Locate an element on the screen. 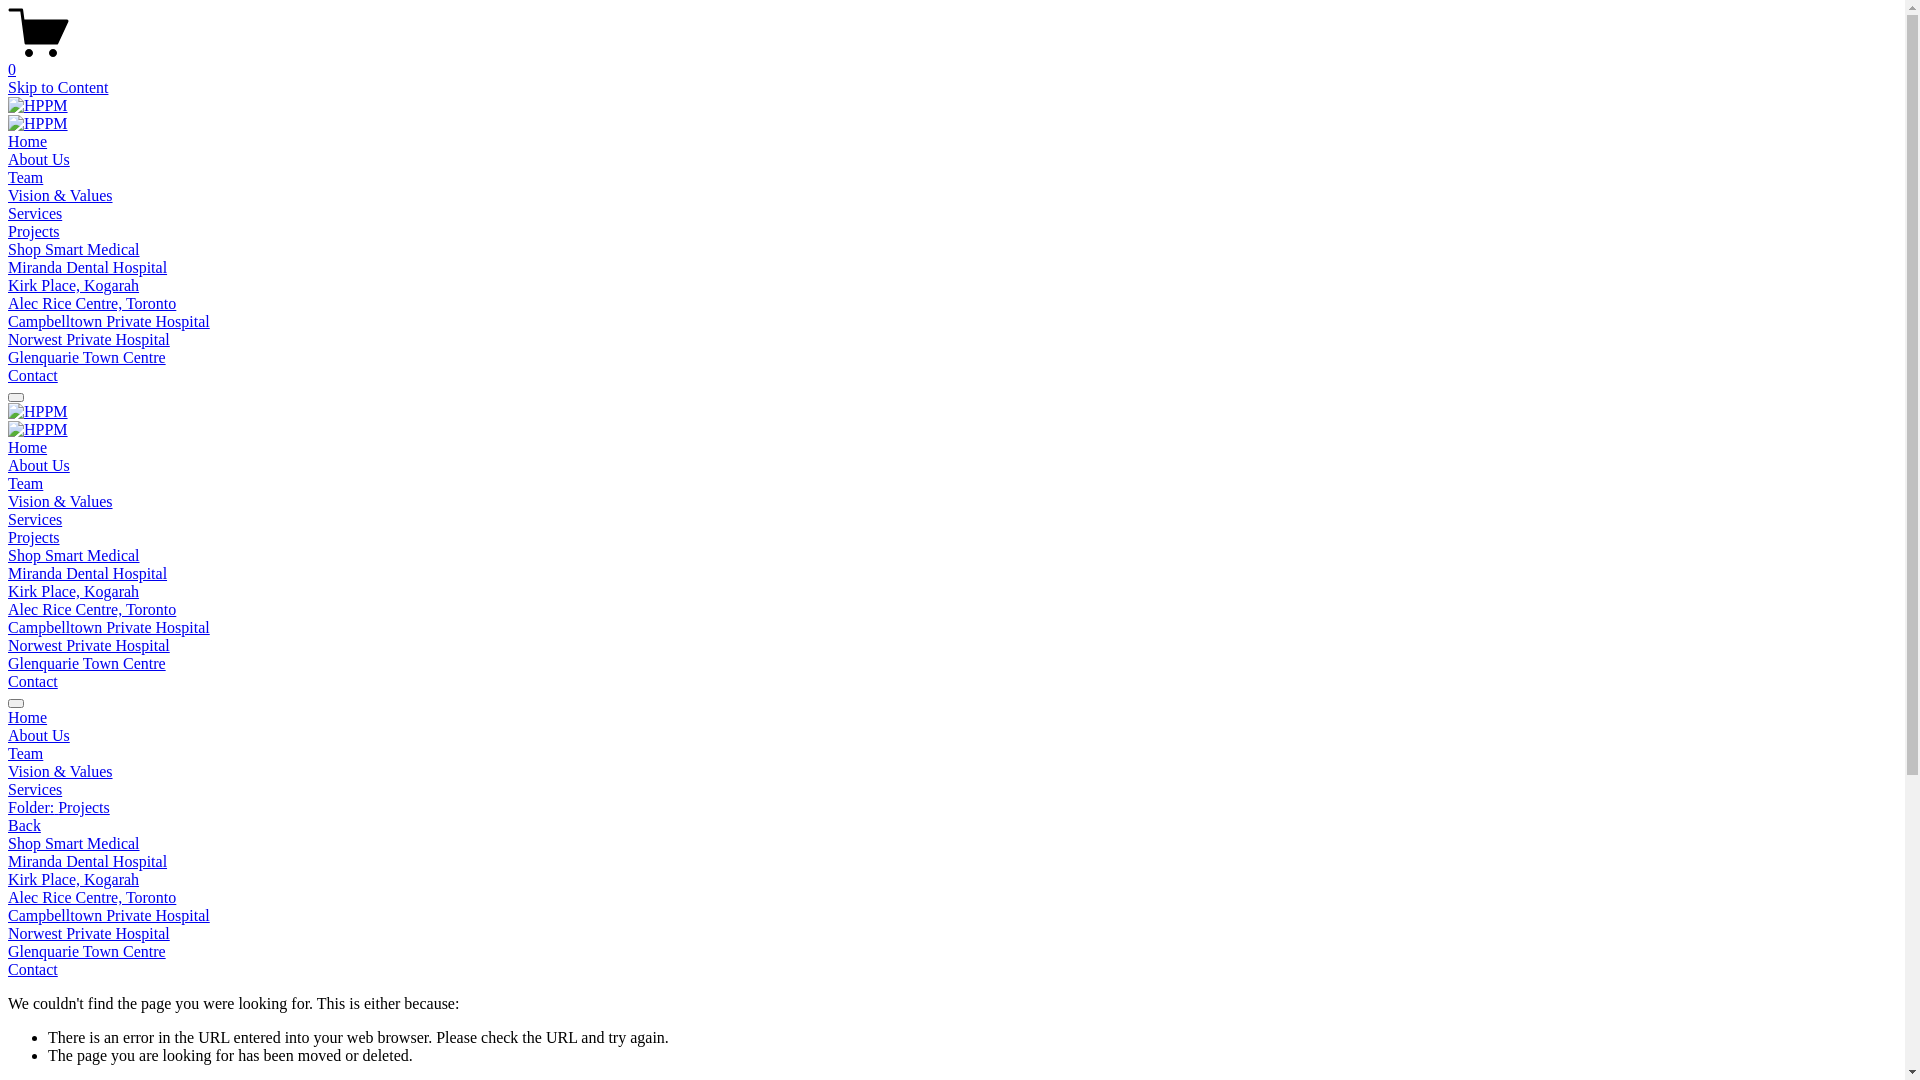 The width and height of the screenshot is (1920, 1080). 'Team' is located at coordinates (25, 176).